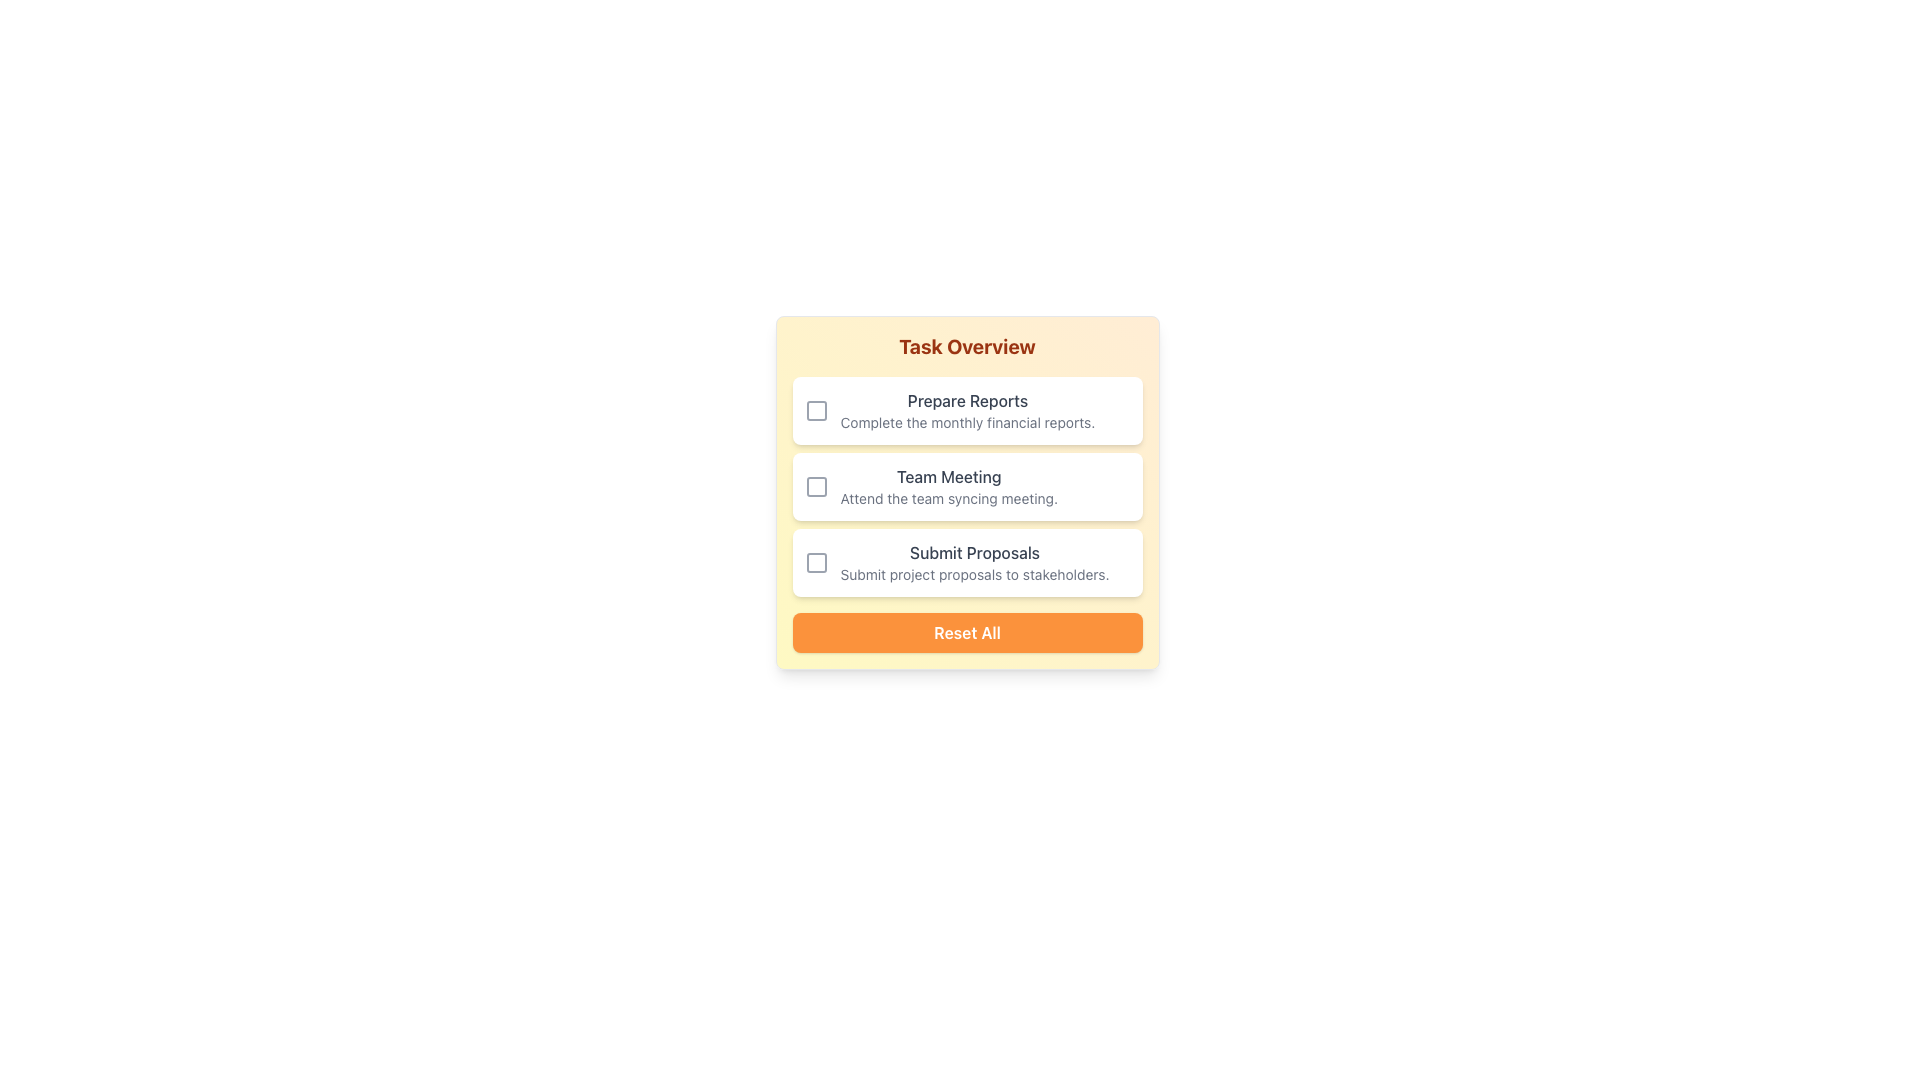  Describe the element at coordinates (816, 410) in the screenshot. I see `the checkbox located to the left of the 'Prepare Reports' text in the 'Task Overview' section` at that location.